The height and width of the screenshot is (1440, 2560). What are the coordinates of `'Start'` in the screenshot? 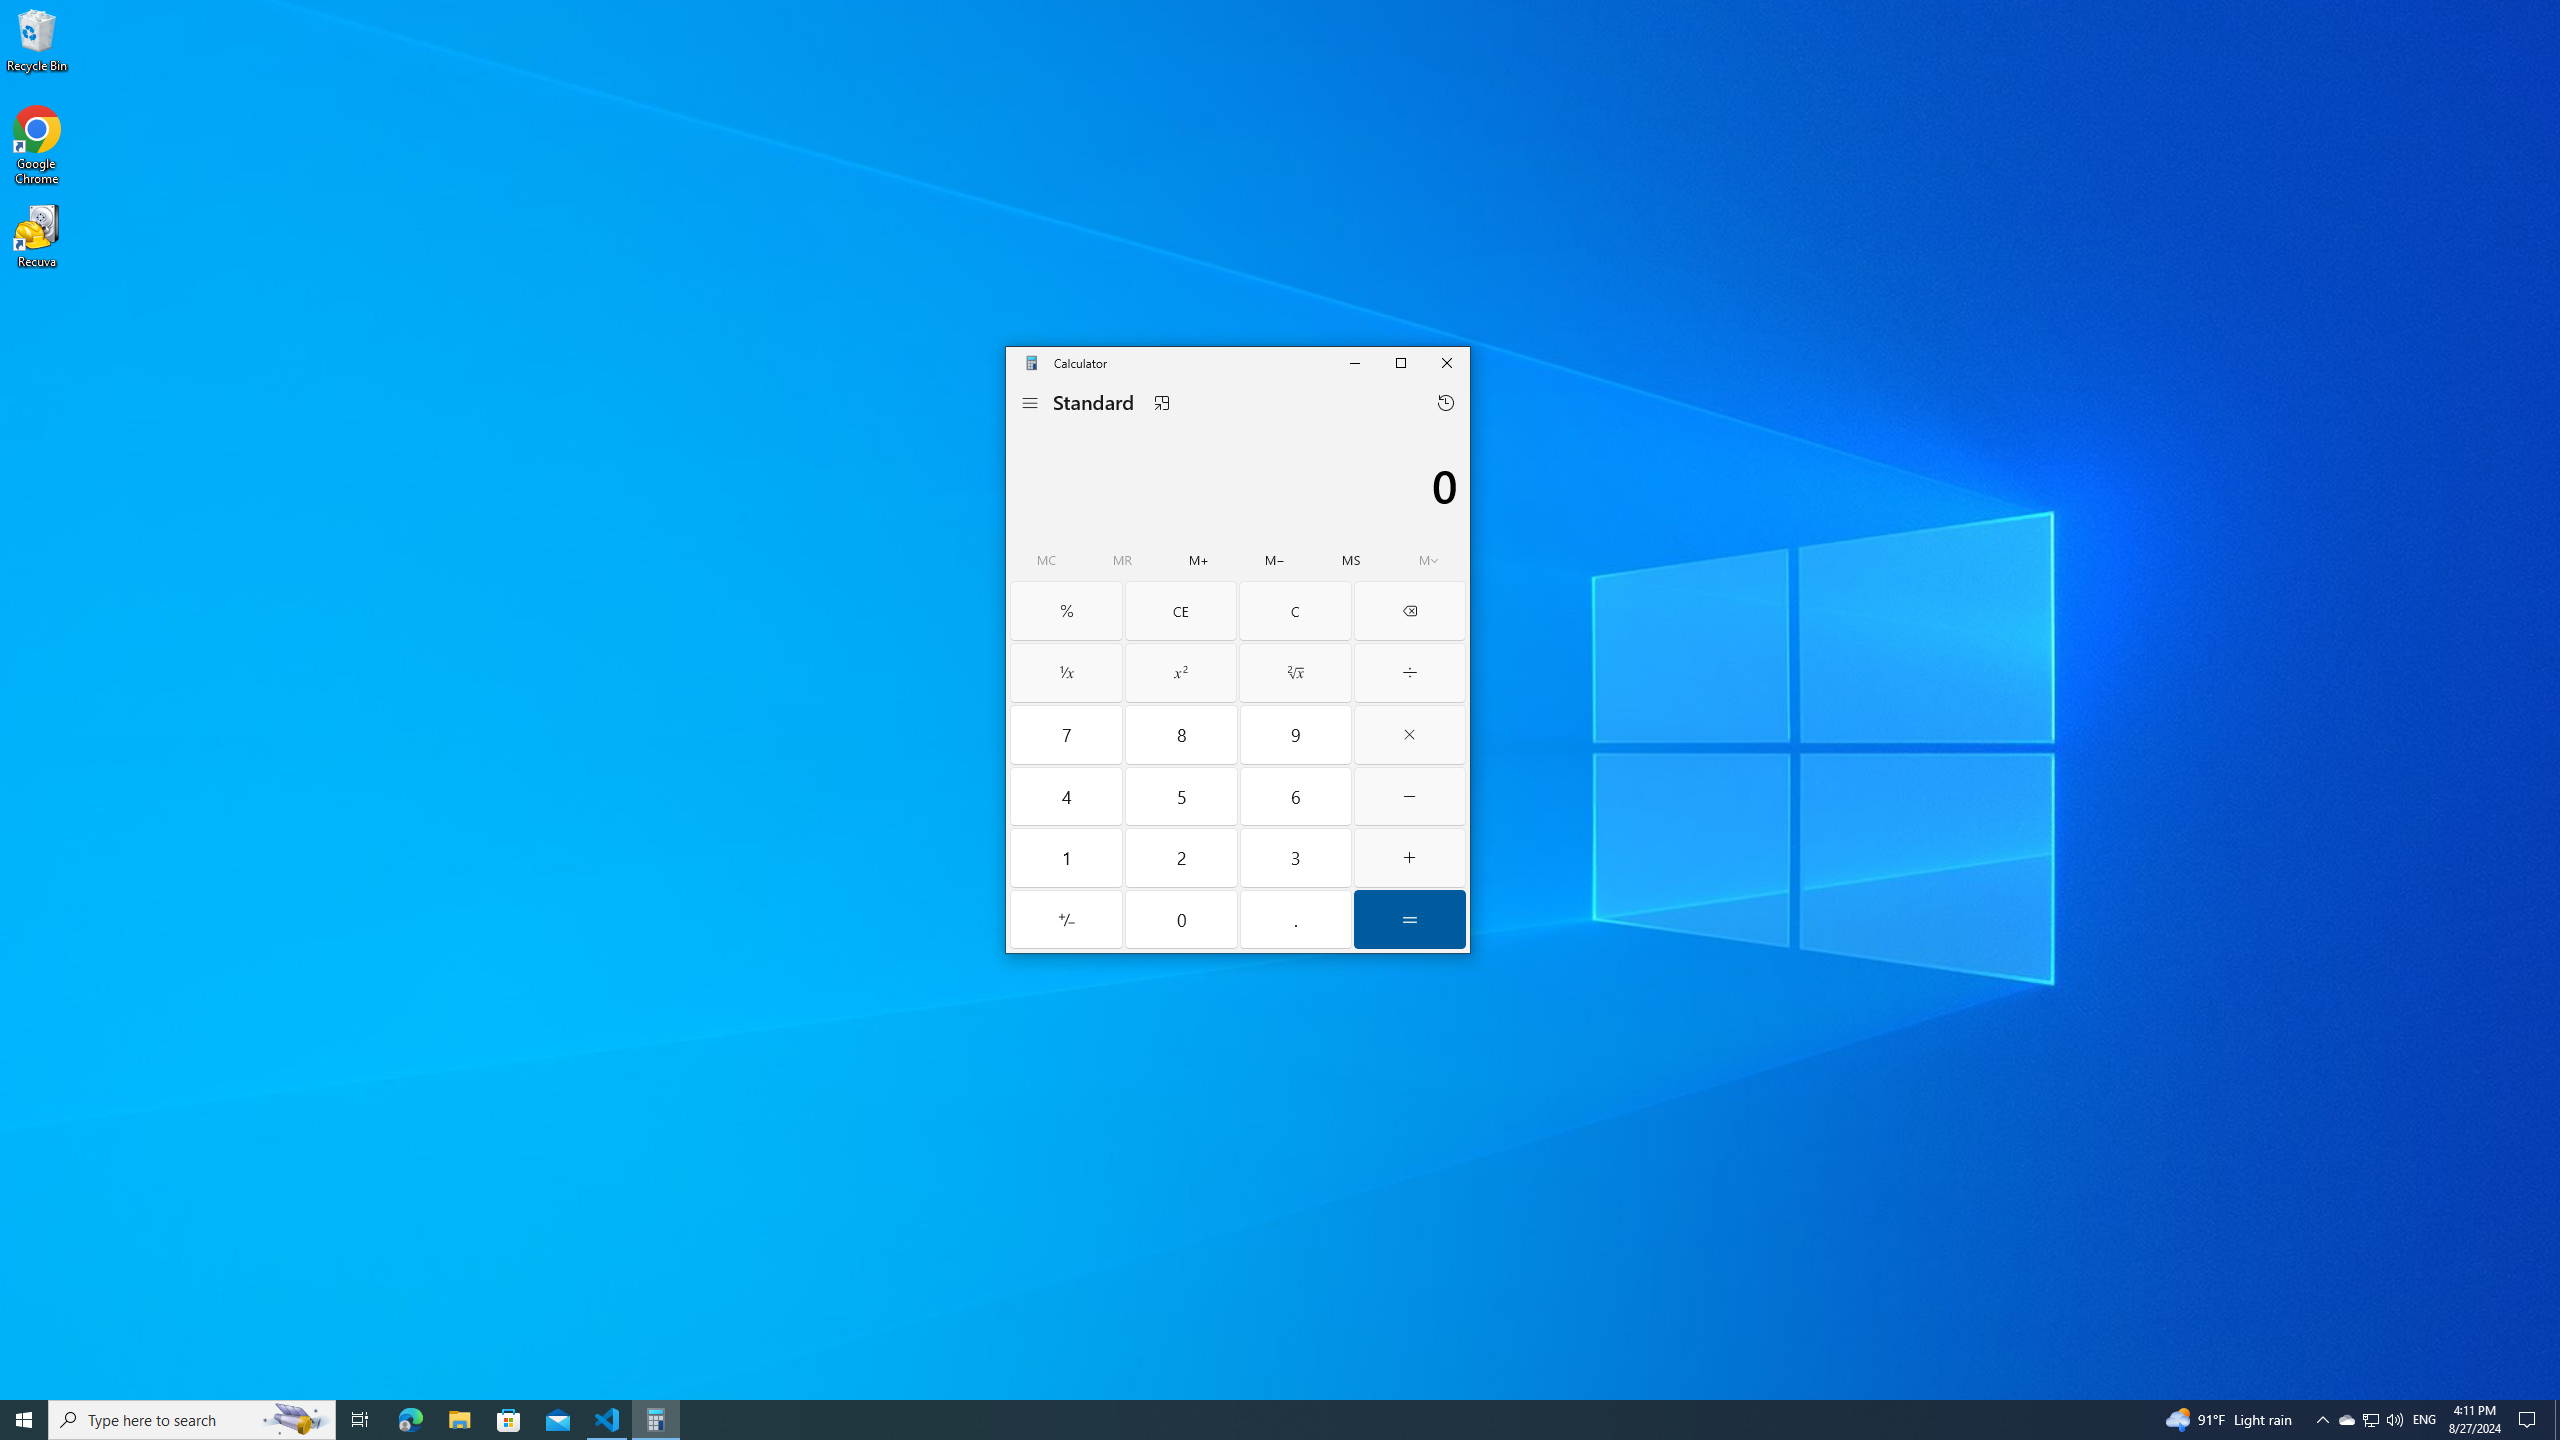 It's located at (24, 1418).